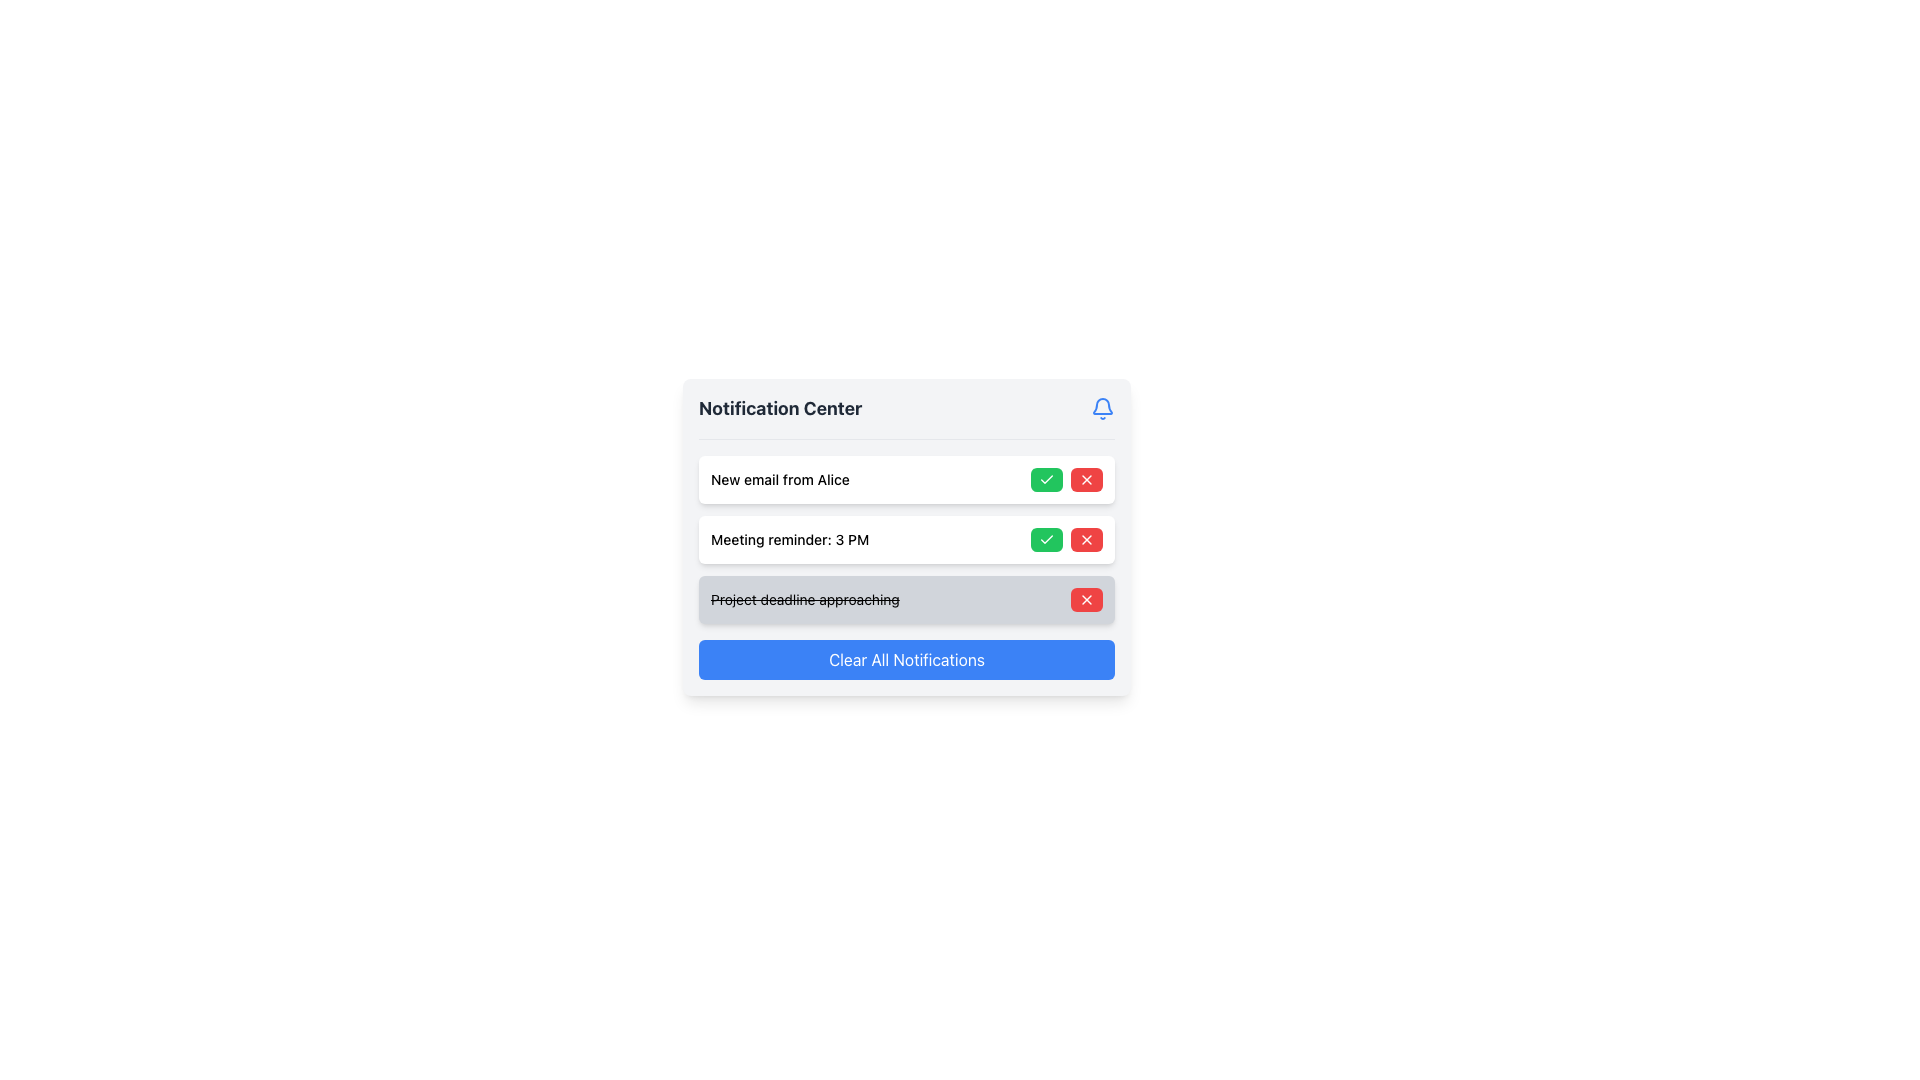  What do you see at coordinates (1065, 540) in the screenshot?
I see `the green button with a white checkmark icon in the Grouped Interactive Buttons on the right side of the 'Meeting reminder: 3 PM' notification card to confirm or accept` at bounding box center [1065, 540].